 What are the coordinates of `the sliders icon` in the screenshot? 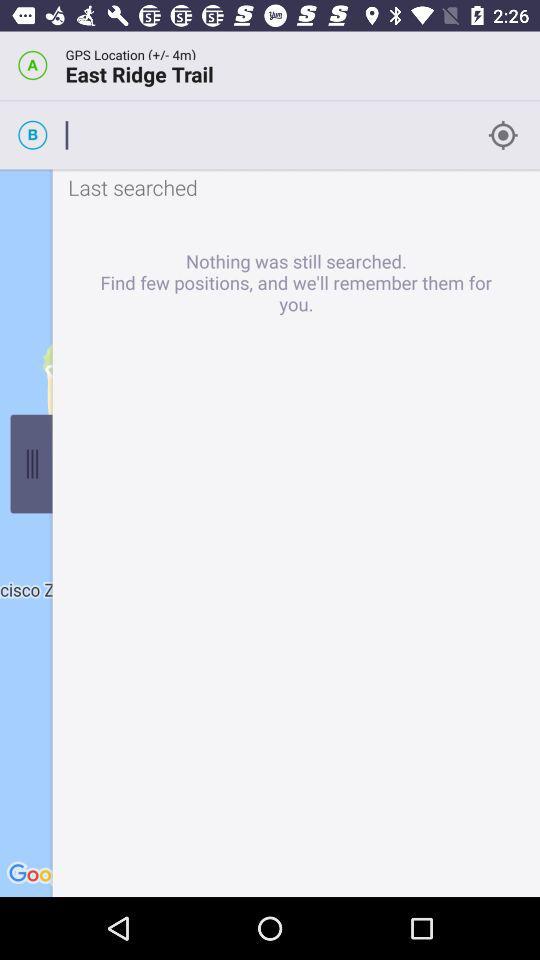 It's located at (30, 464).